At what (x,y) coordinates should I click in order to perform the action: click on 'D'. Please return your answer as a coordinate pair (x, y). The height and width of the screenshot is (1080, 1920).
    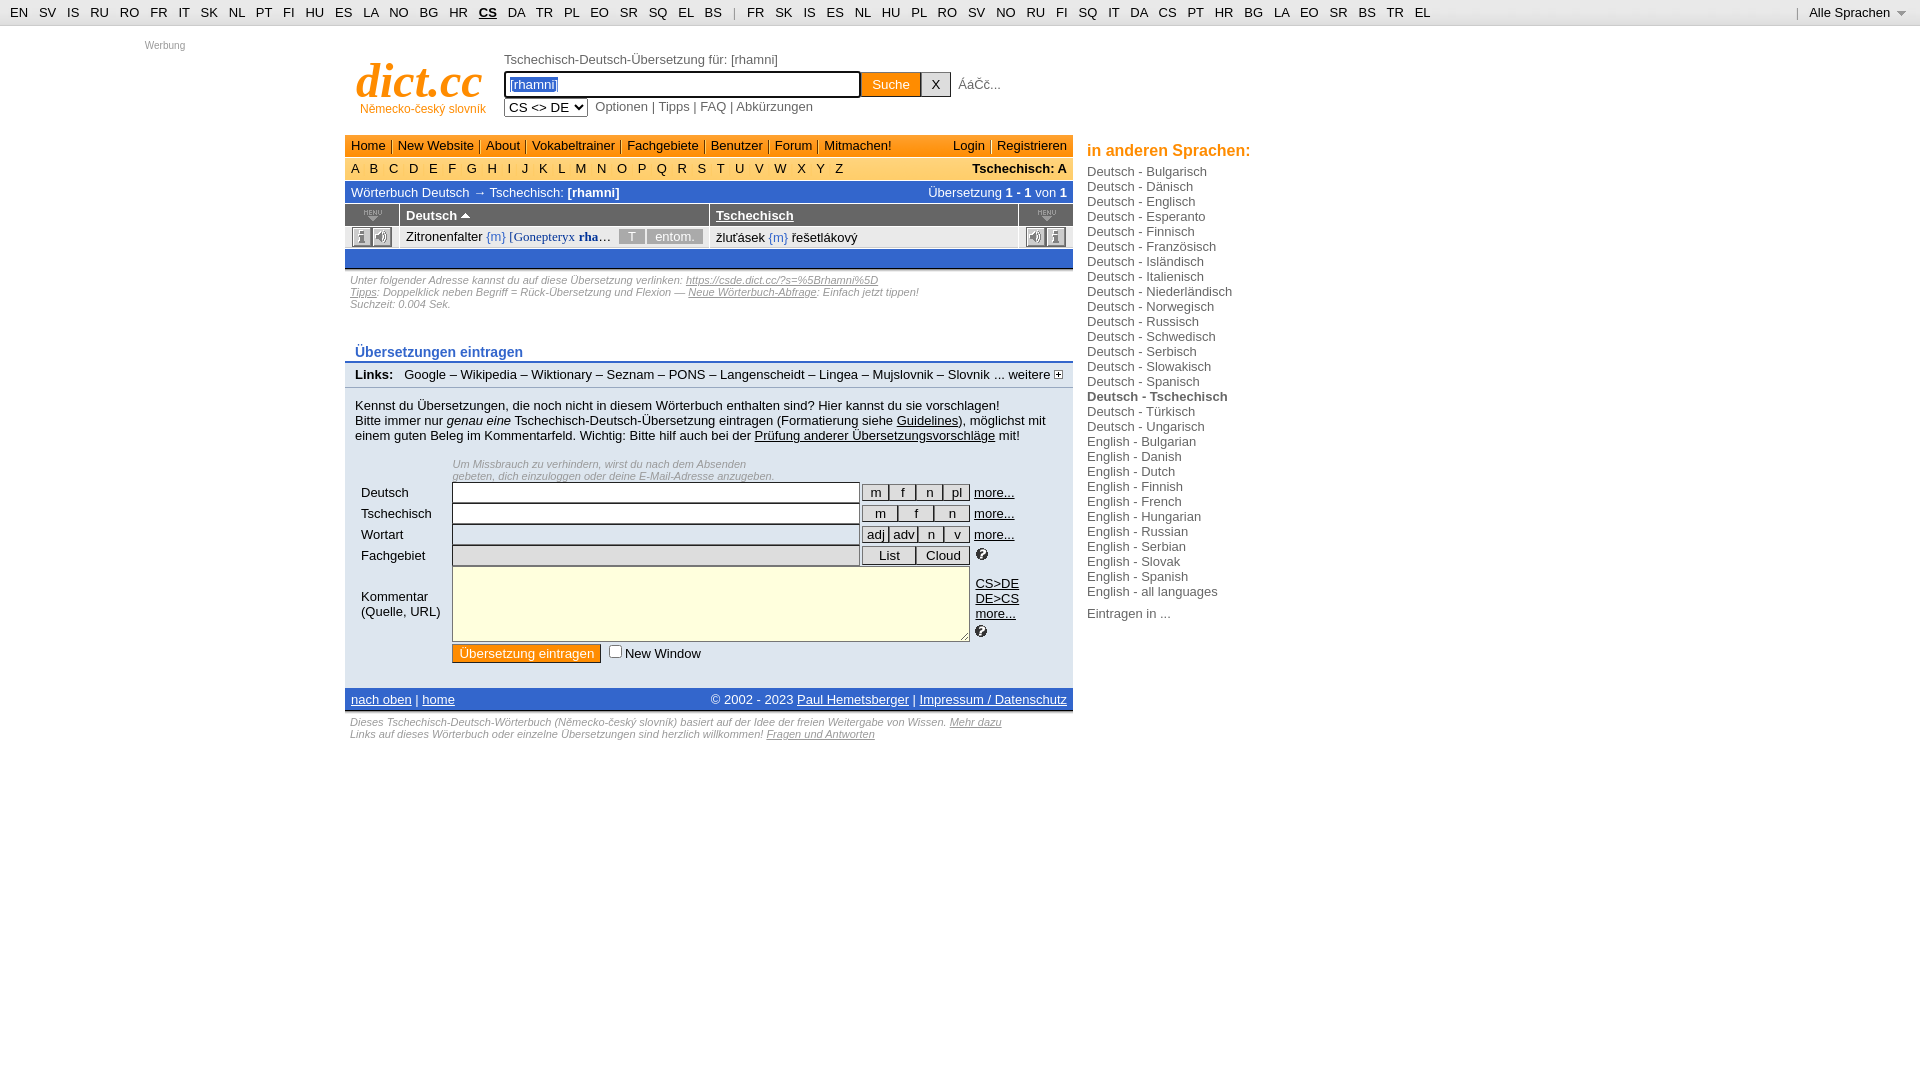
    Looking at the image, I should click on (412, 167).